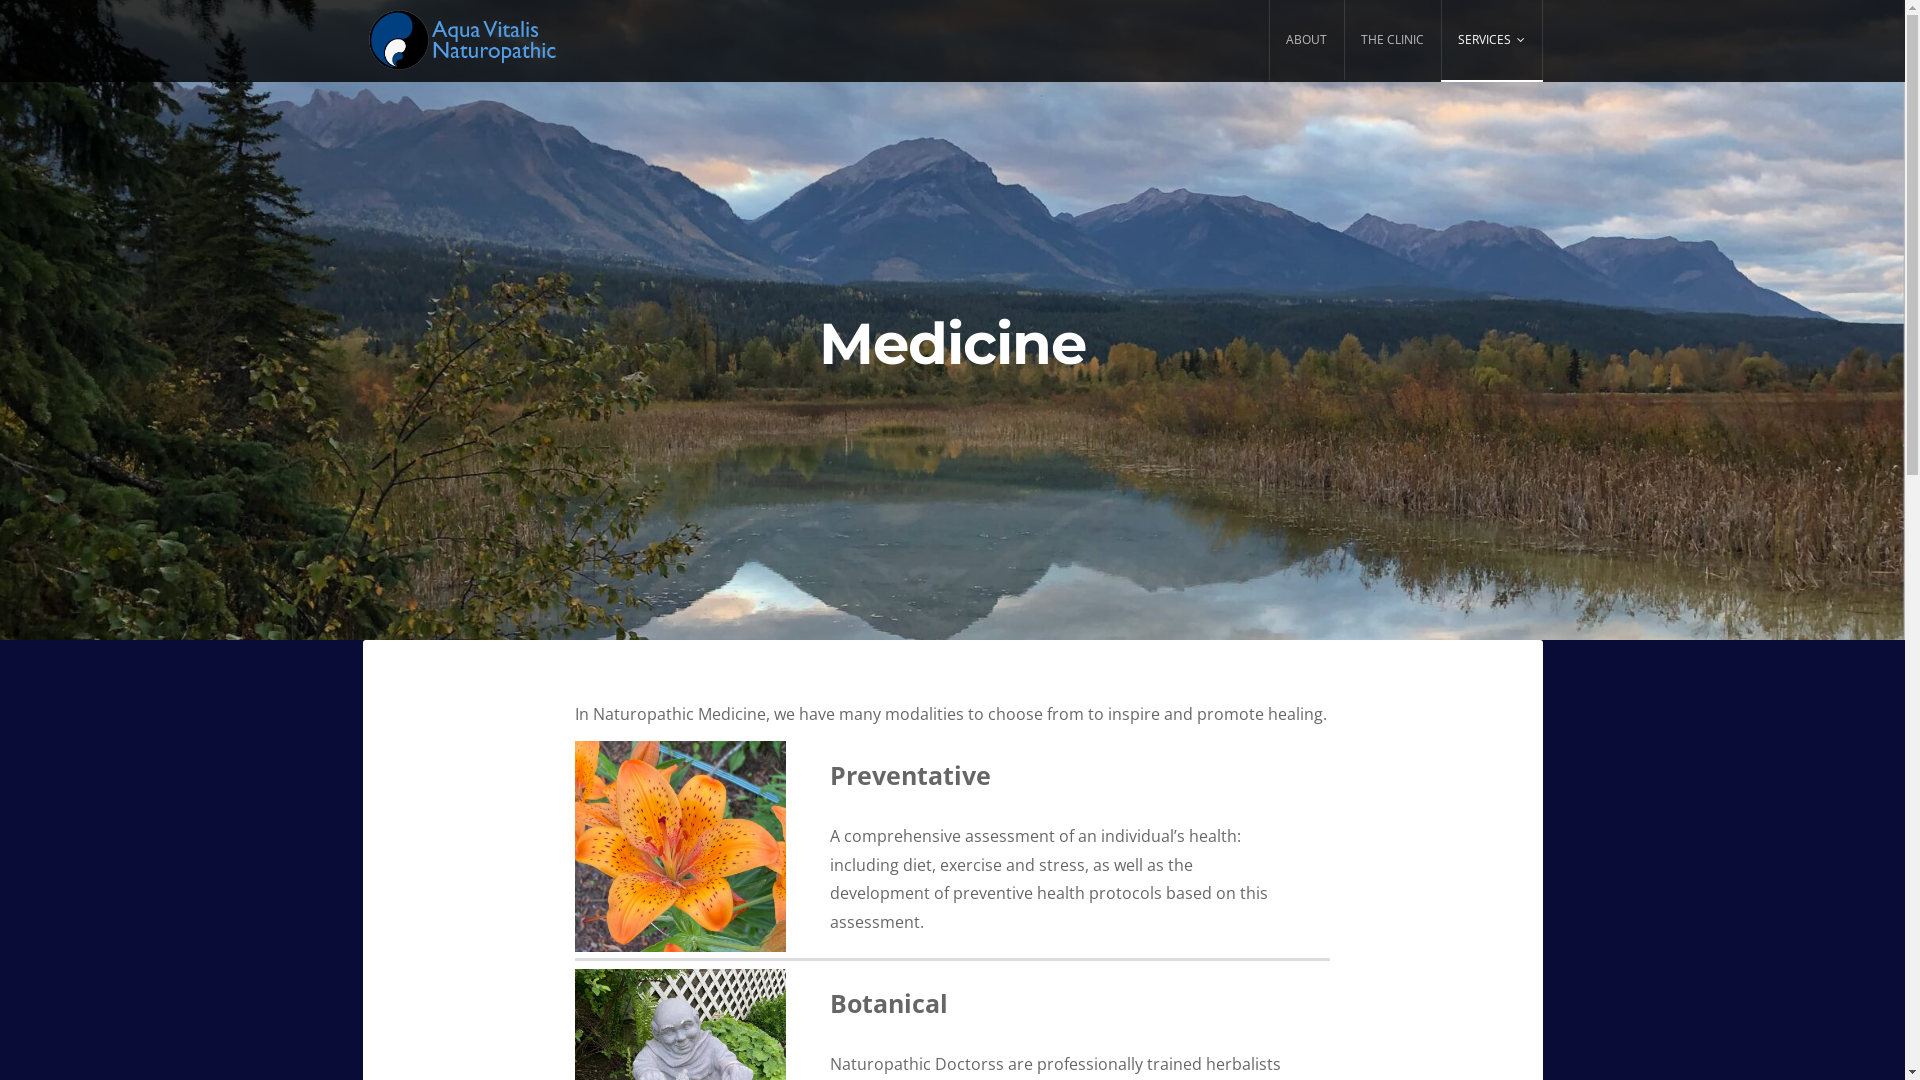 The image size is (1920, 1080). What do you see at coordinates (1391, 39) in the screenshot?
I see `'THE CLINIC'` at bounding box center [1391, 39].